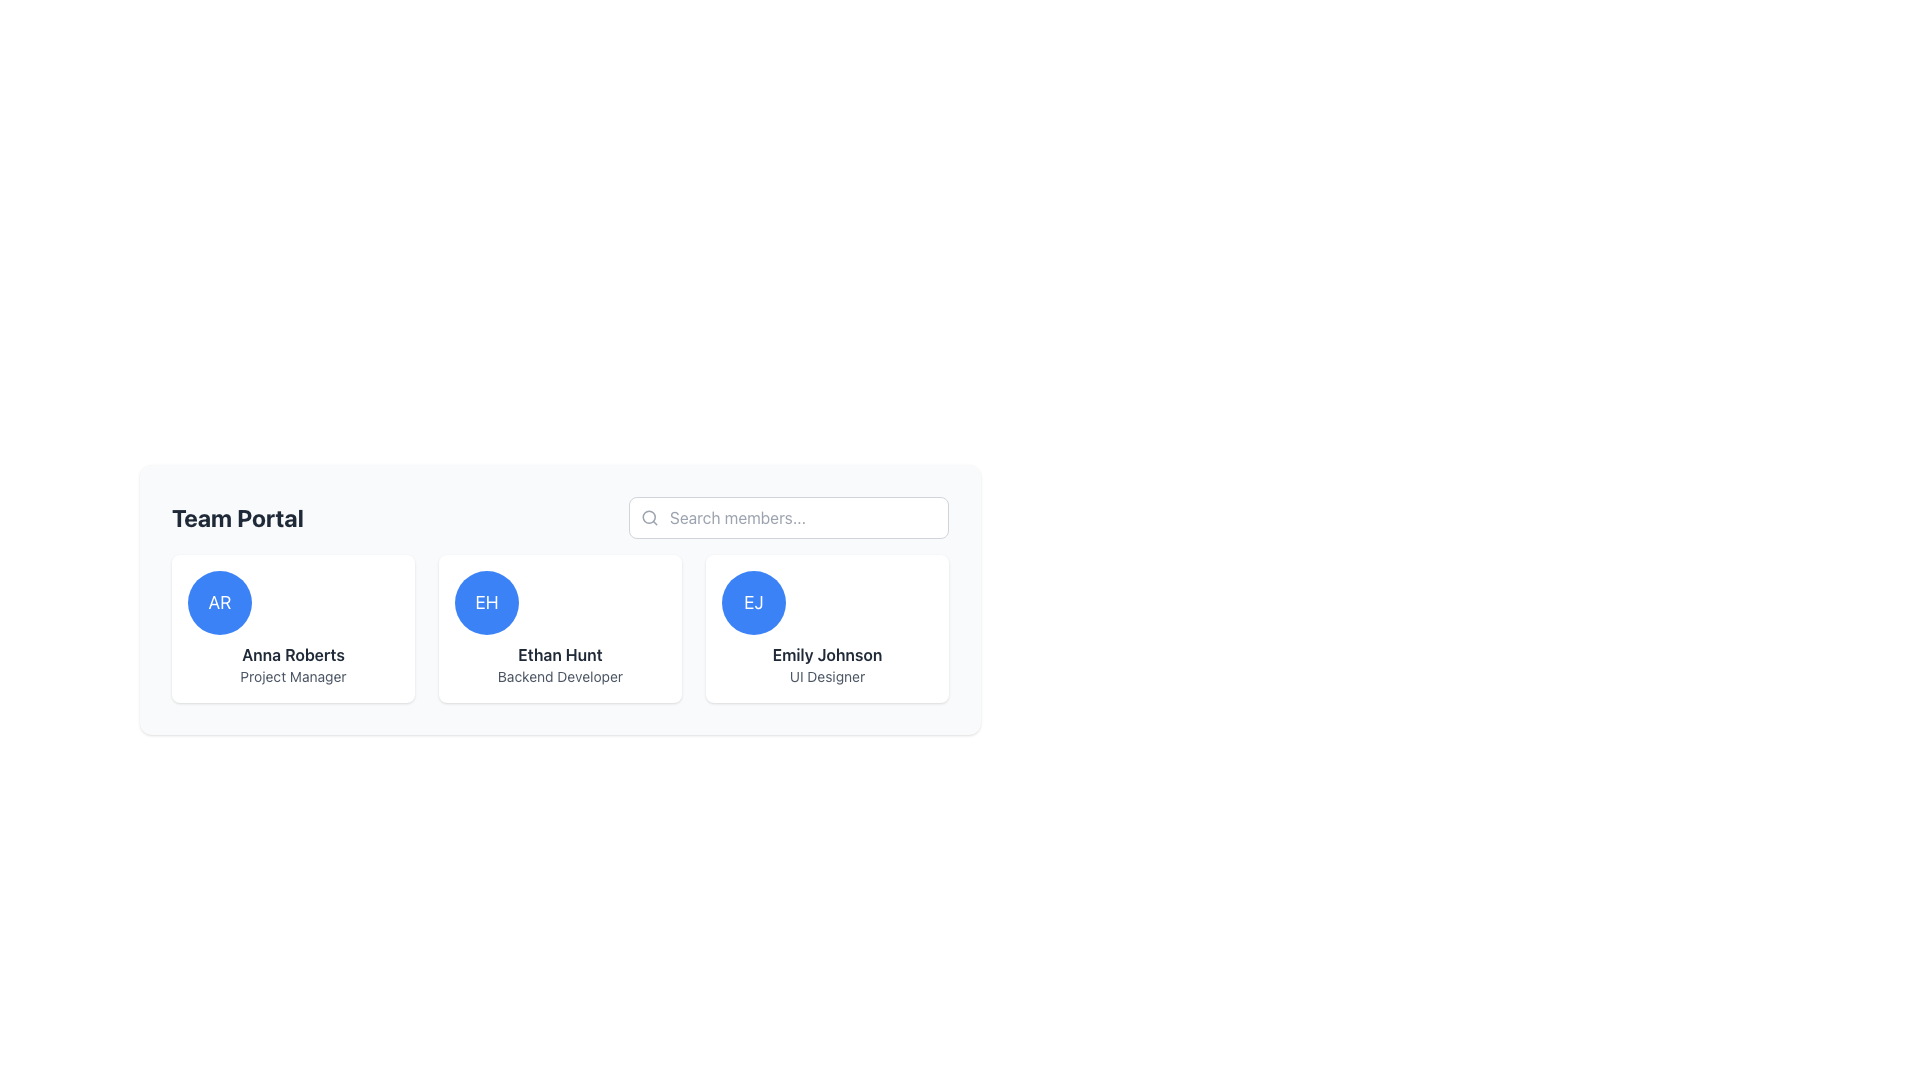 The image size is (1920, 1080). Describe the element at coordinates (649, 516) in the screenshot. I see `the circular element located at the center of the magnifying glass icon, which is positioned to the left of the 'Search members...' input field` at that location.